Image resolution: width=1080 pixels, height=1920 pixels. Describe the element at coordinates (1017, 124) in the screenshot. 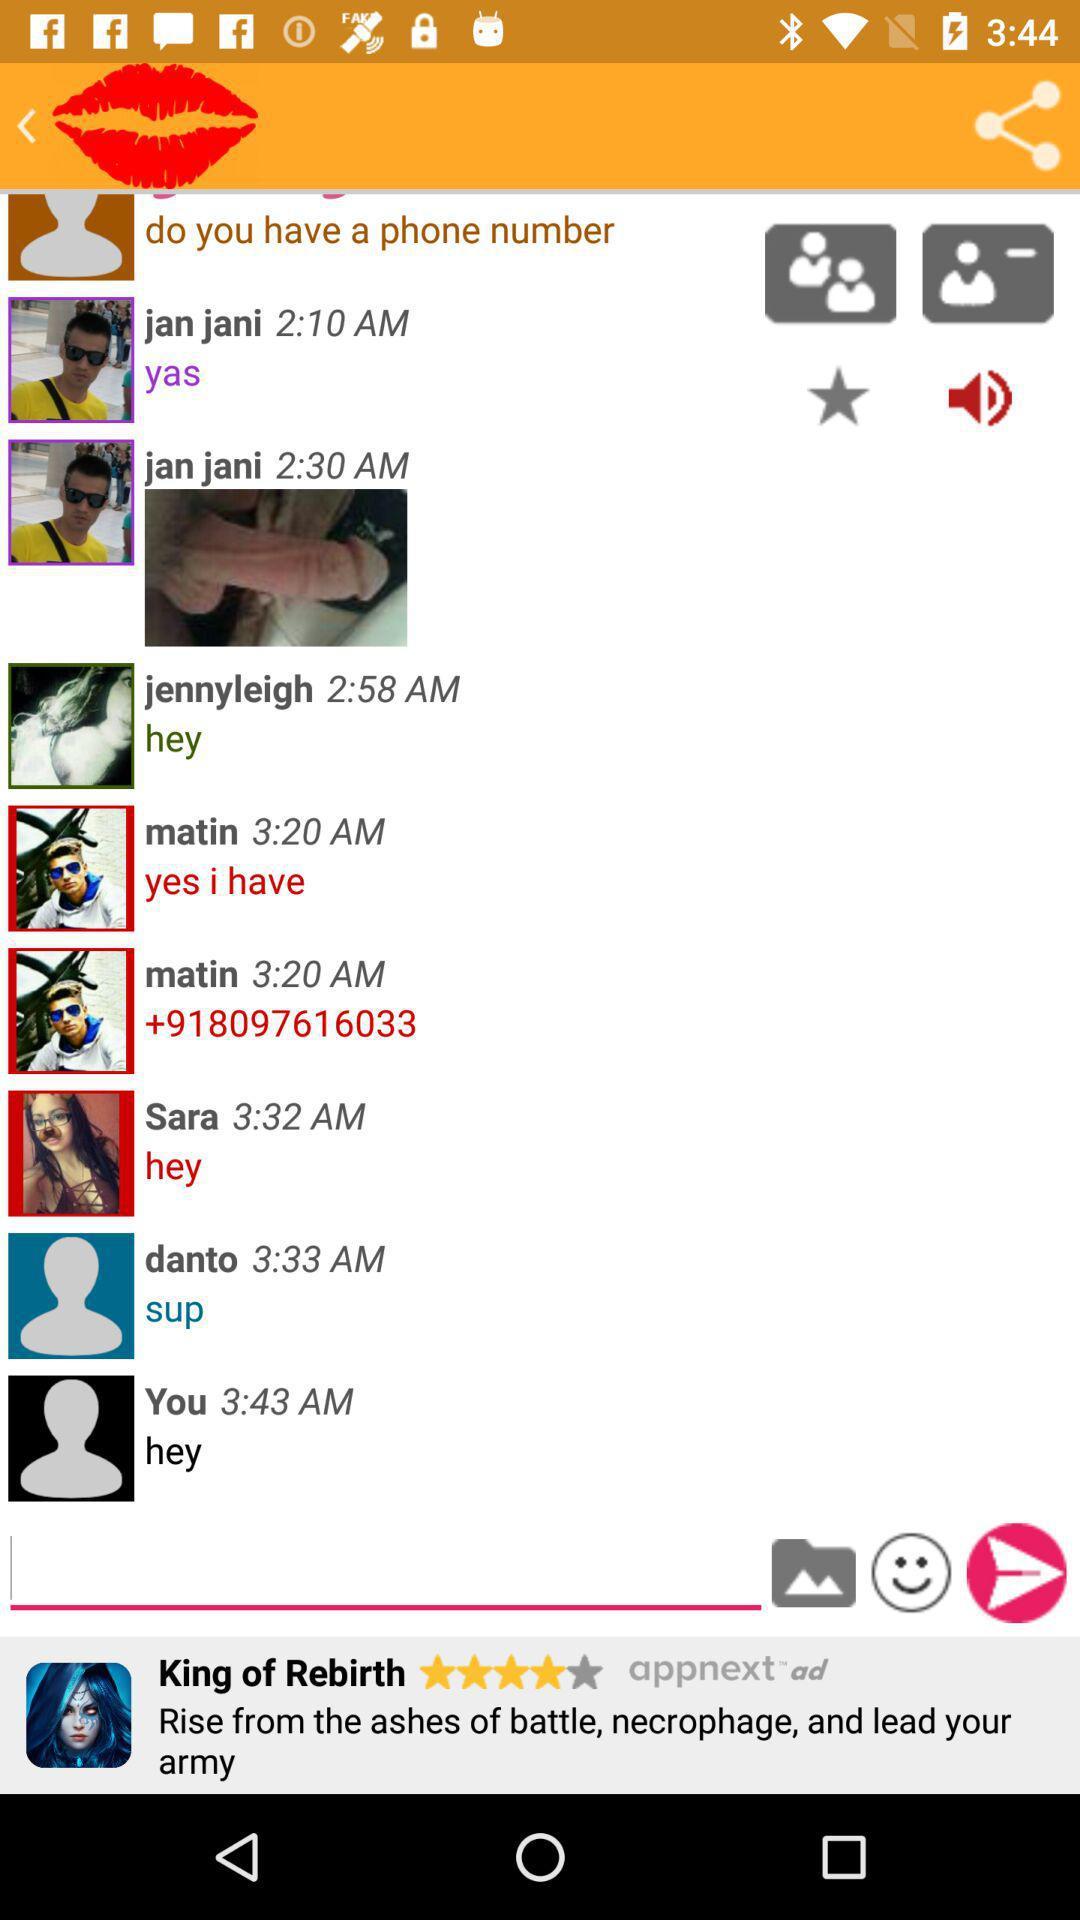

I see `the share icon` at that location.